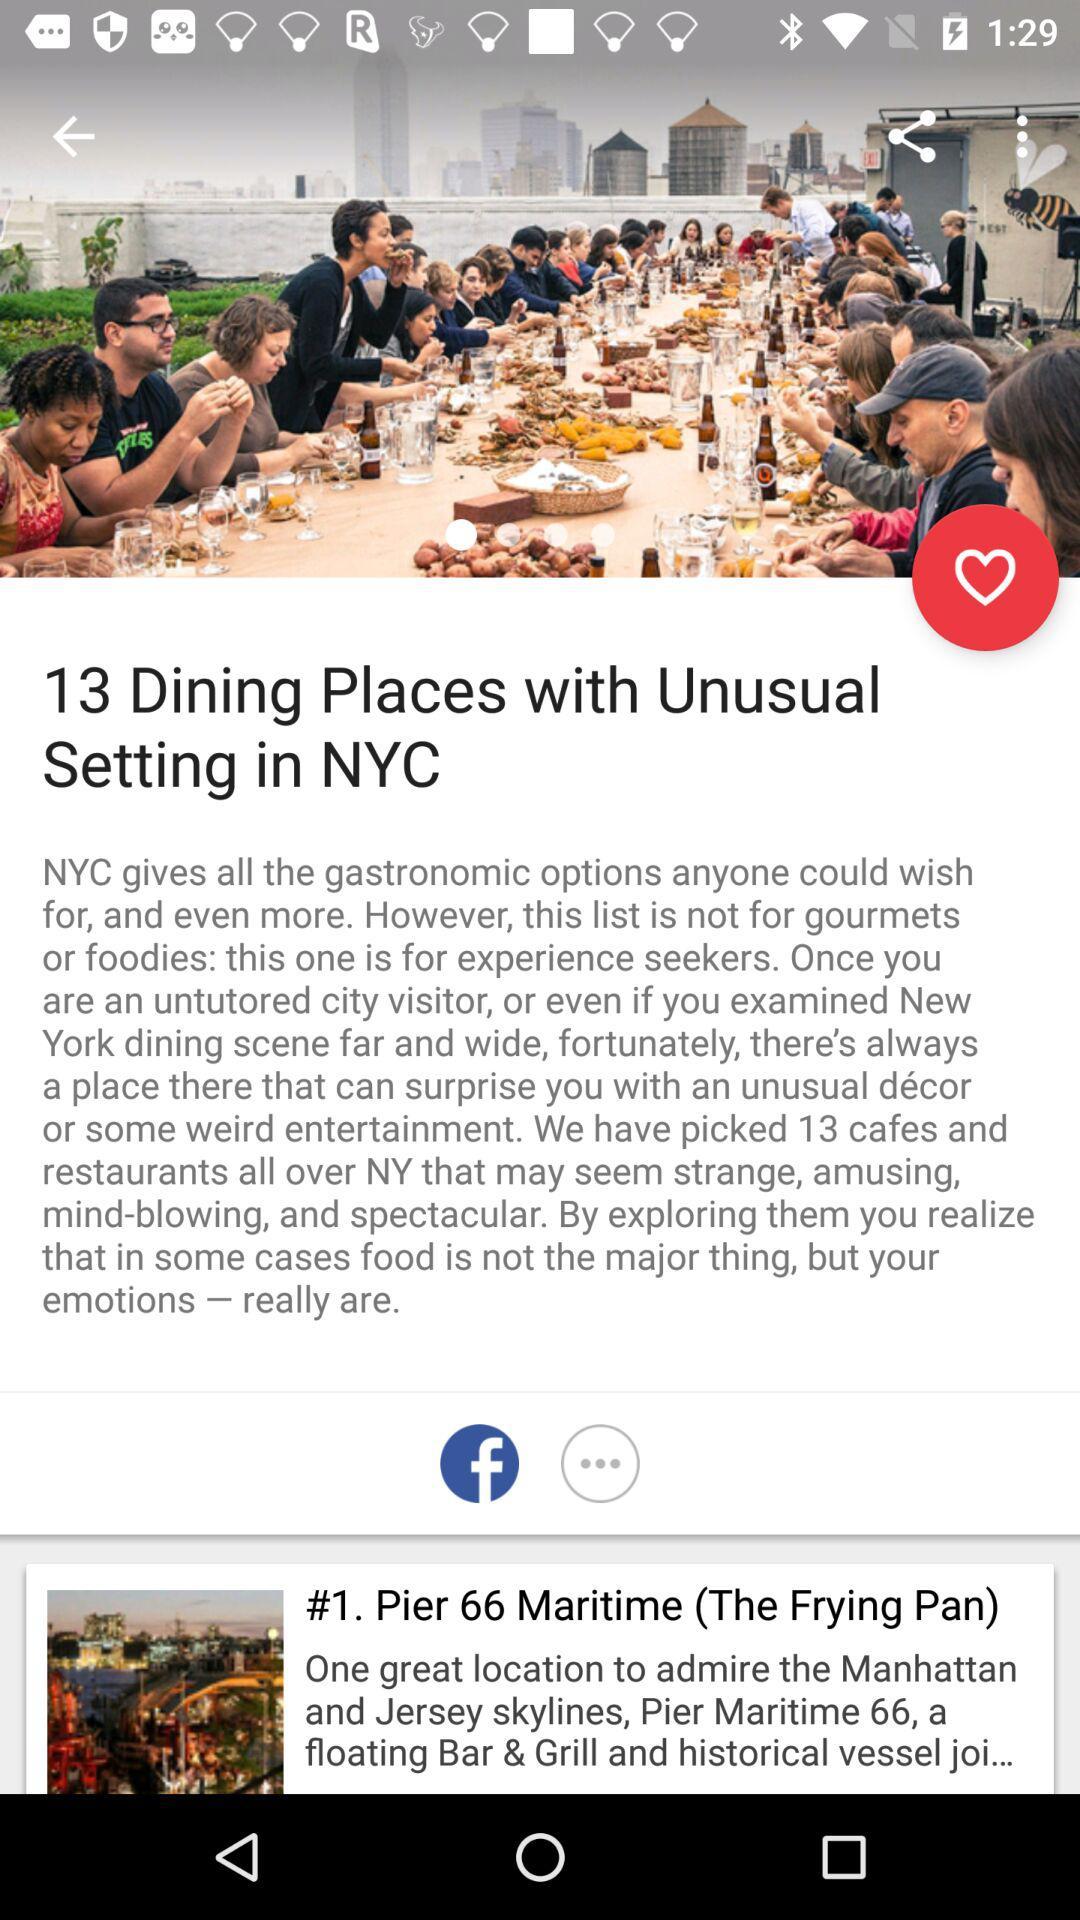 Image resolution: width=1080 pixels, height=1920 pixels. I want to click on the more icon, so click(599, 1463).